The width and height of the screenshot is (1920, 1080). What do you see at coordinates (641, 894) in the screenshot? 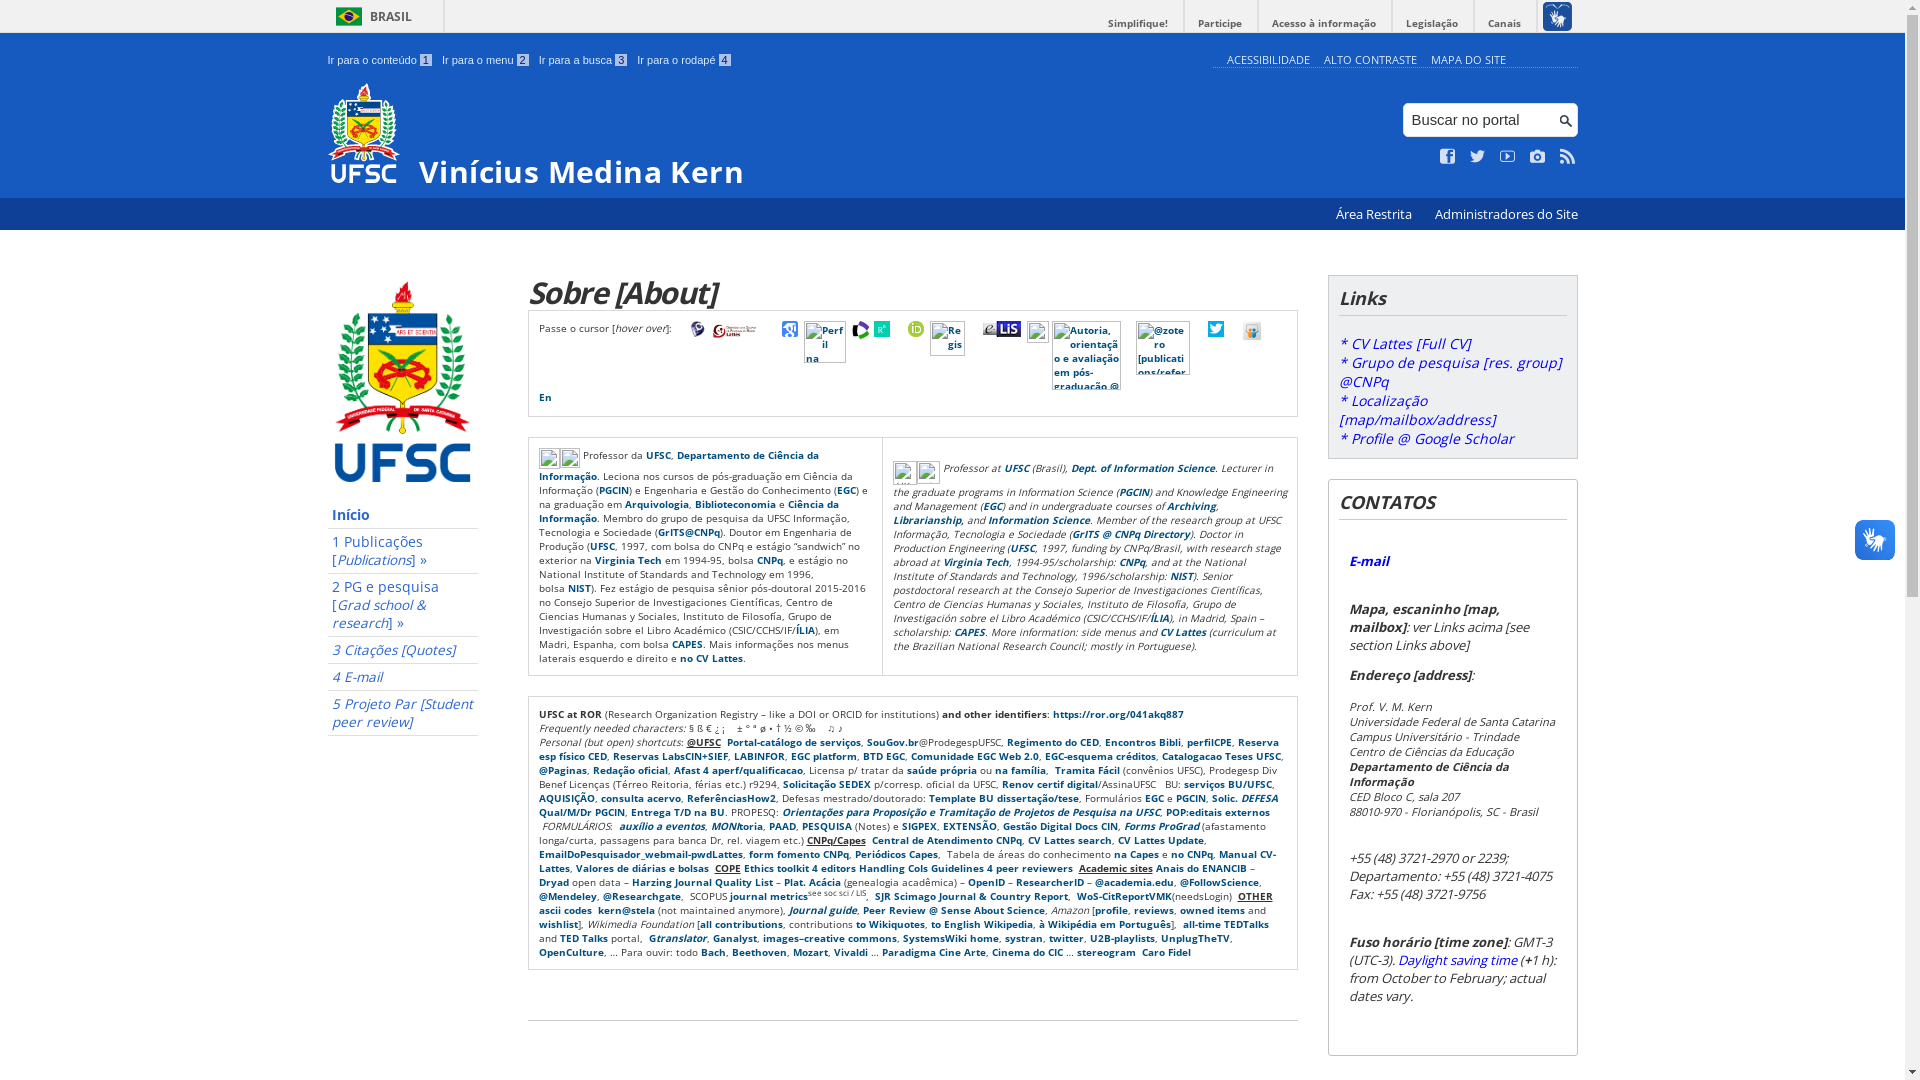
I see `'@Researchgate'` at bounding box center [641, 894].